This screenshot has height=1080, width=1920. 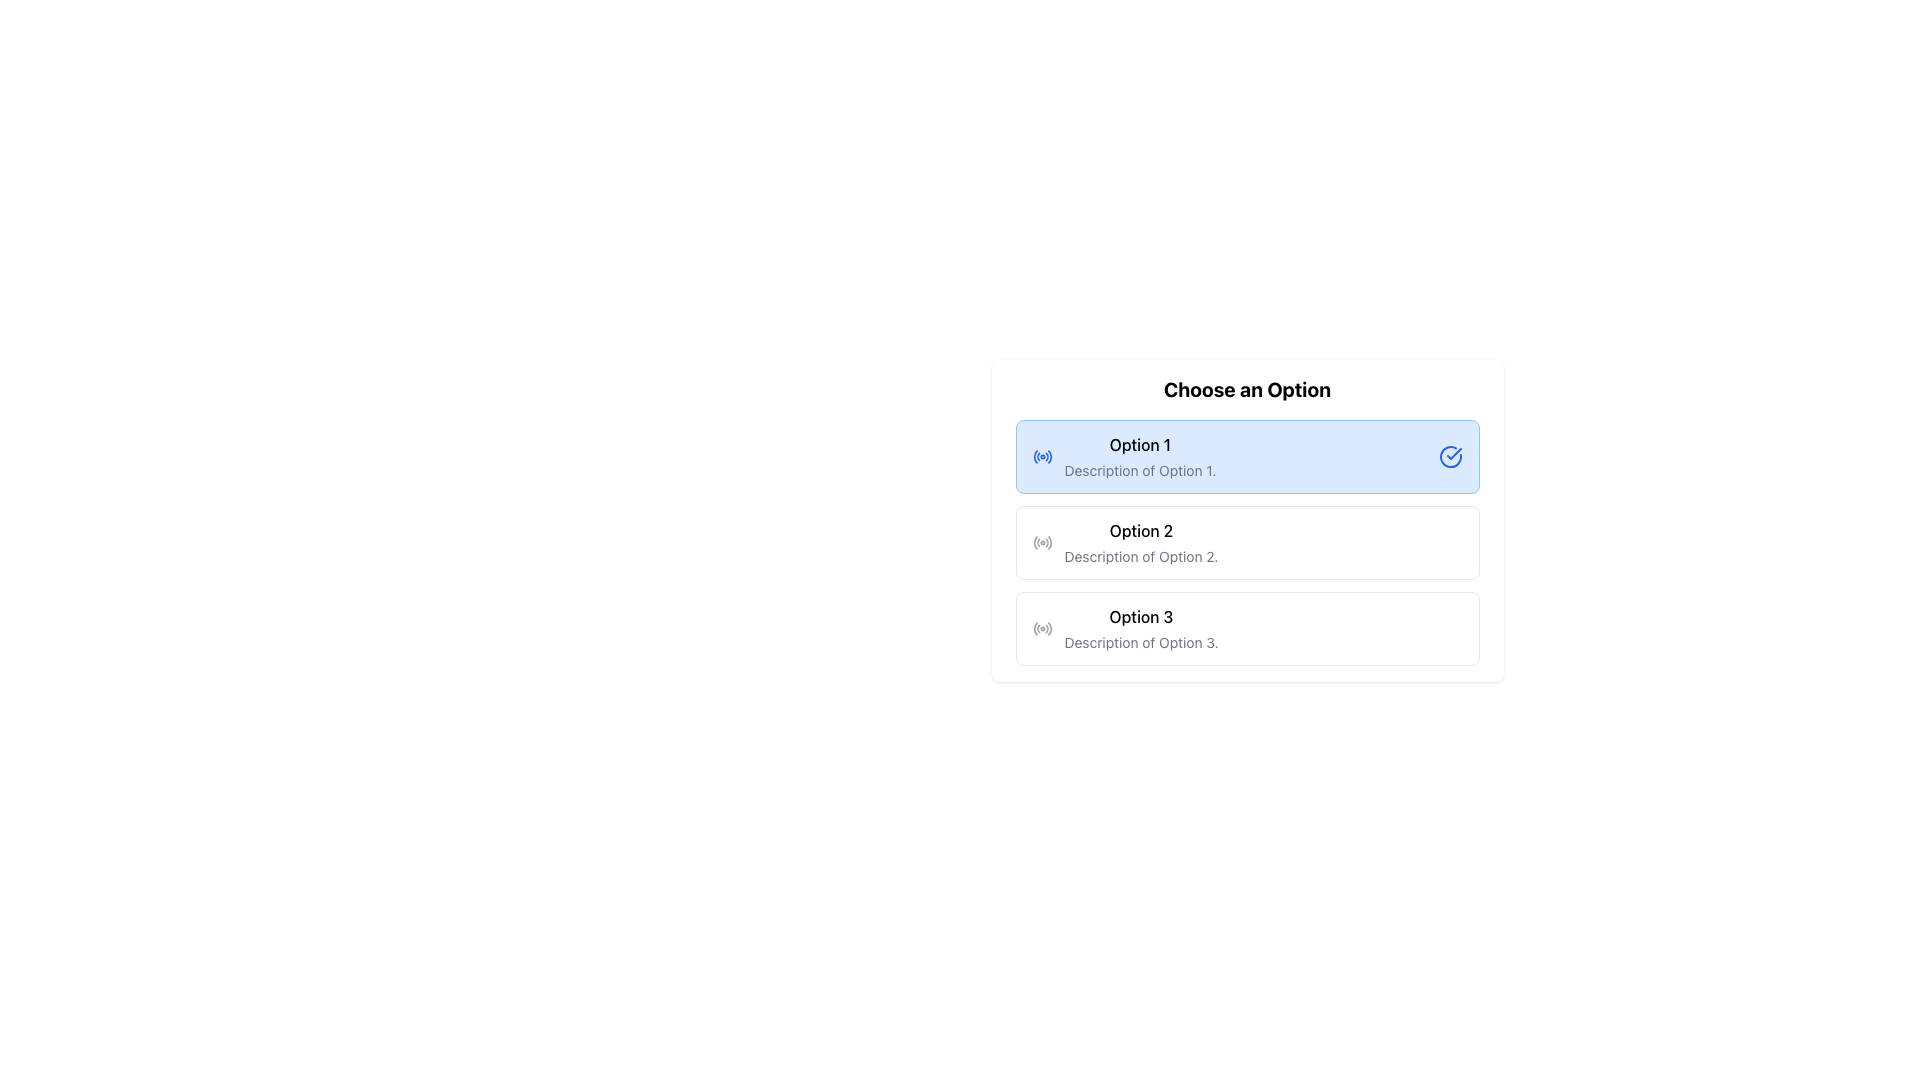 What do you see at coordinates (1140, 456) in the screenshot?
I see `the List Item labeled 'Option 1' which has bold text and a description in a light blue background` at bounding box center [1140, 456].